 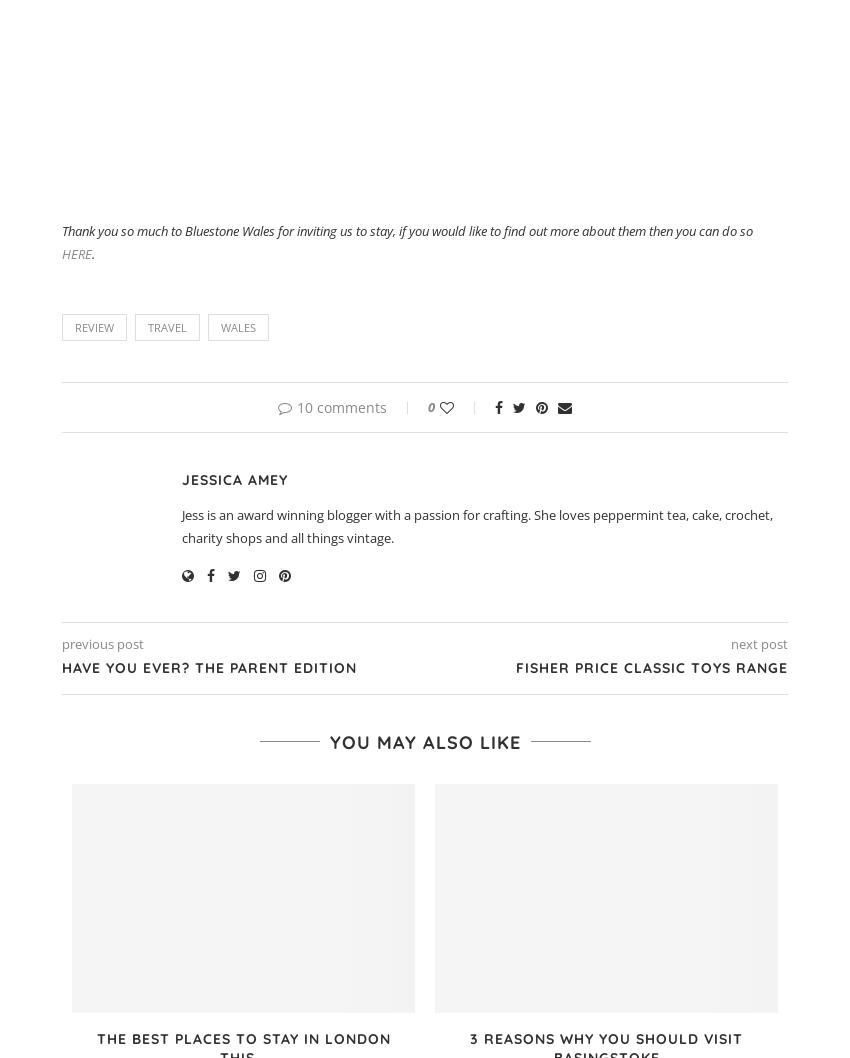 I want to click on 'Jessica Amey', so click(x=235, y=477).